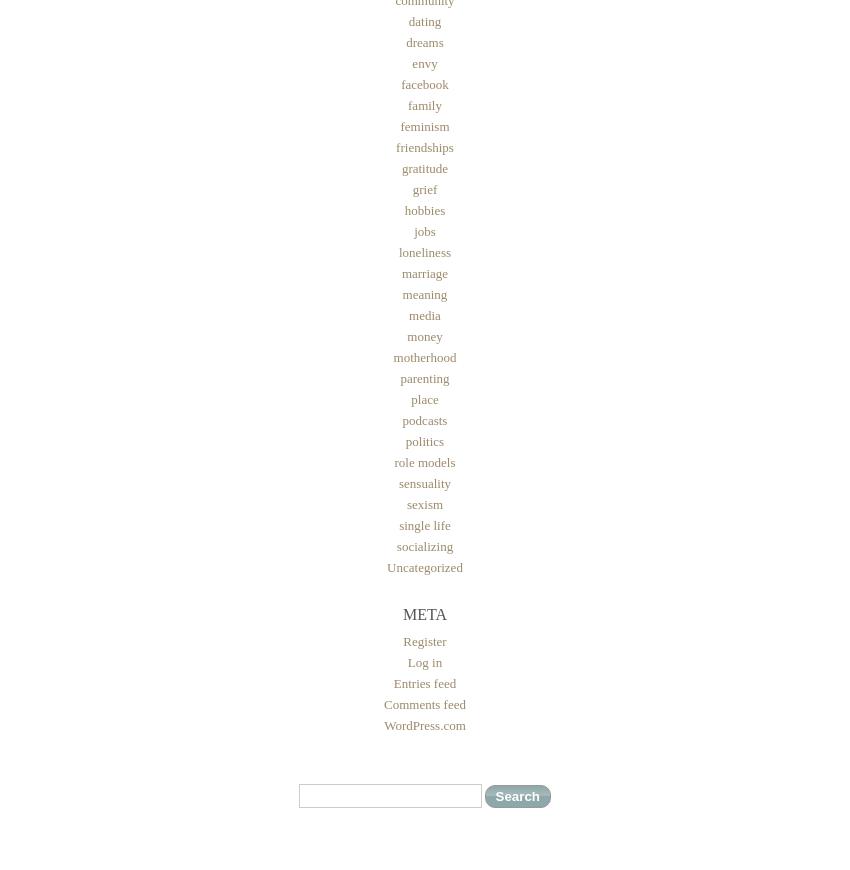  I want to click on 'single life', so click(424, 524).